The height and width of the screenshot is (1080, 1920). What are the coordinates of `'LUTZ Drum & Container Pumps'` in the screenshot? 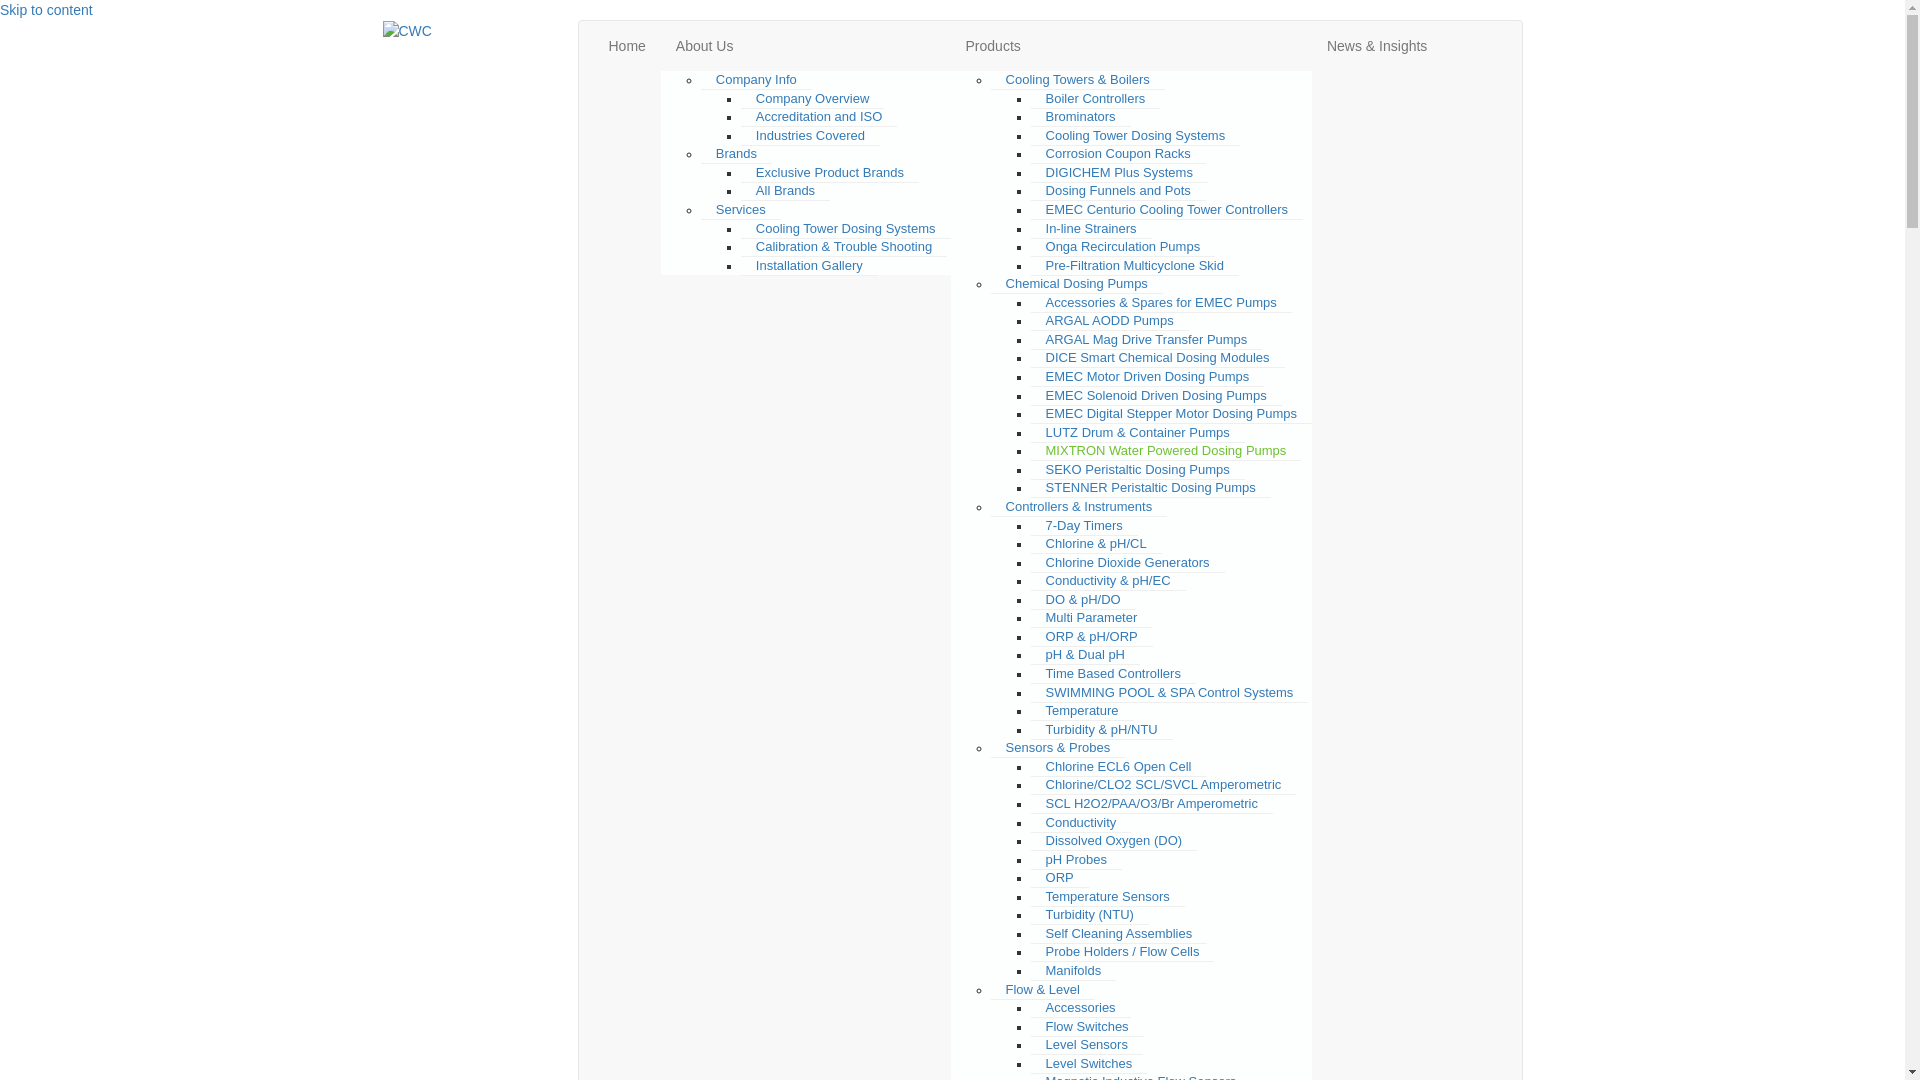 It's located at (1031, 431).